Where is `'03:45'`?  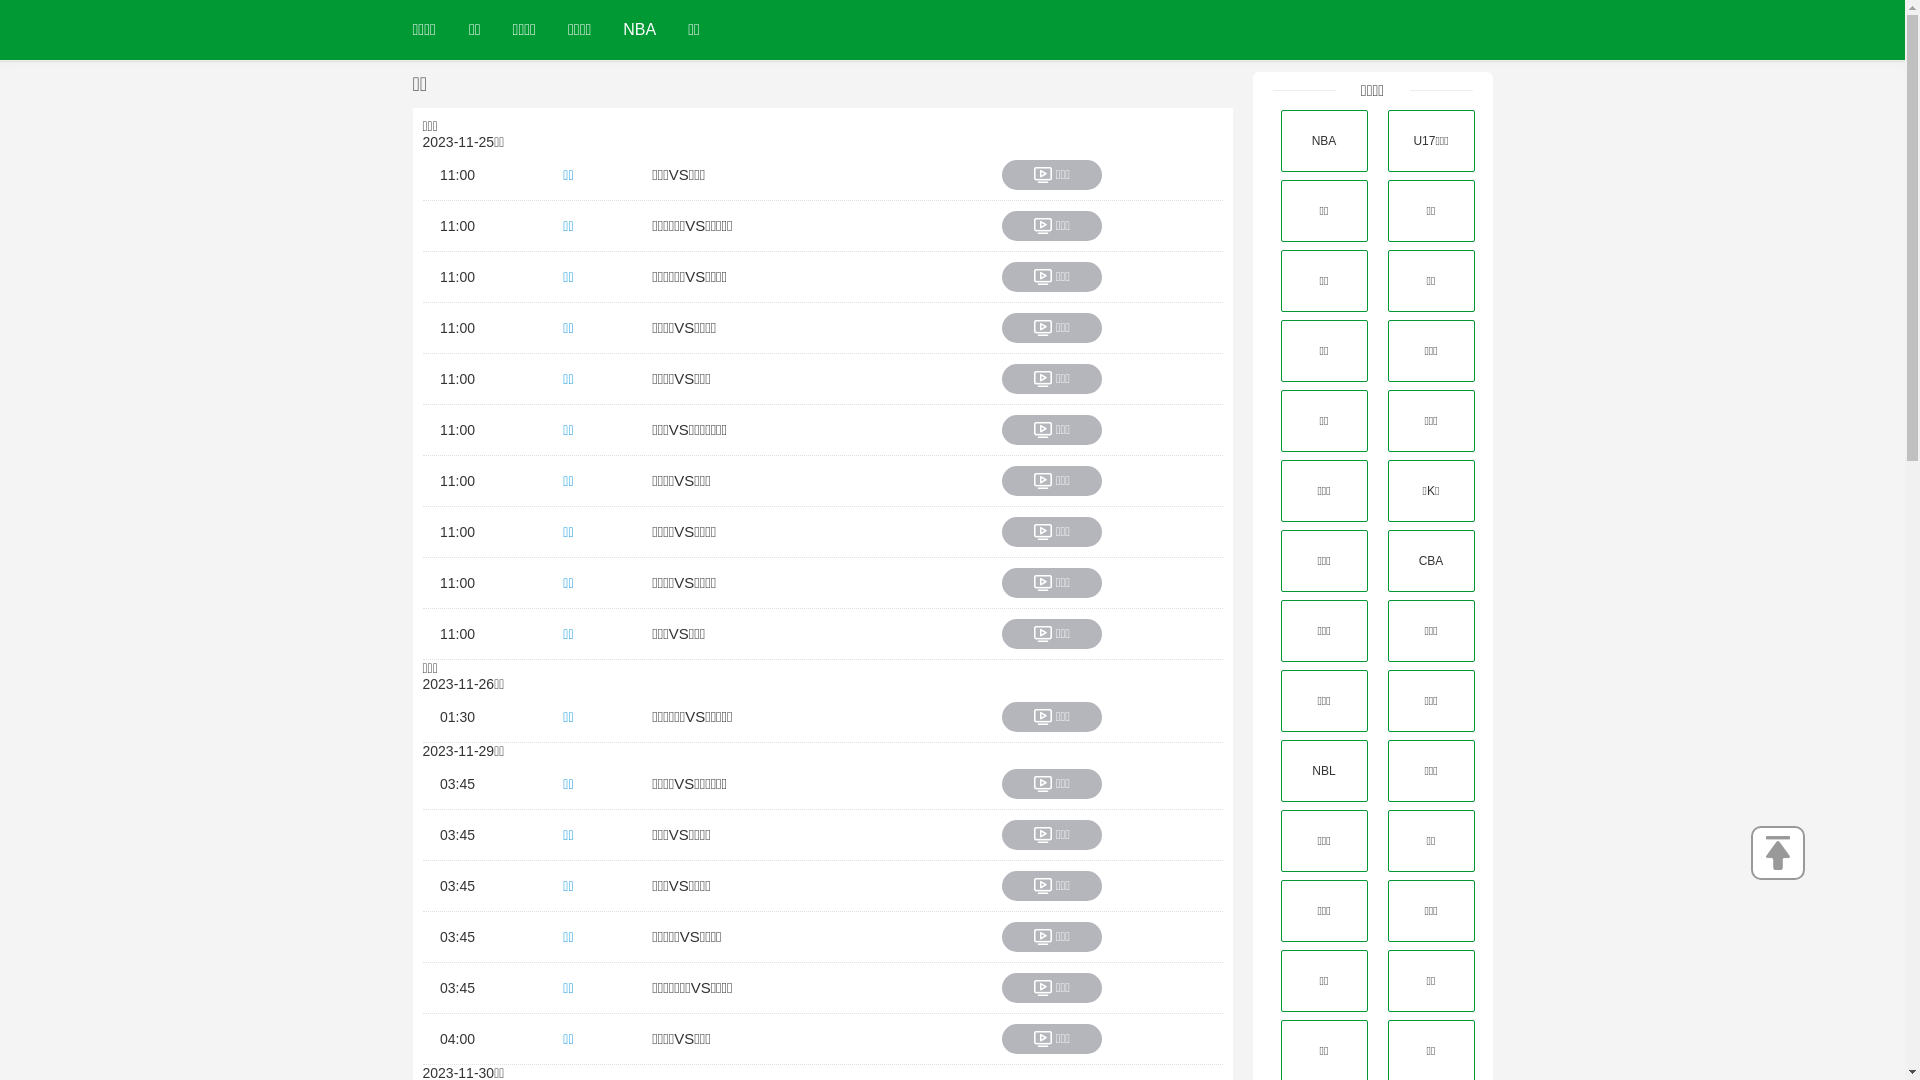
'03:45' is located at coordinates (439, 885).